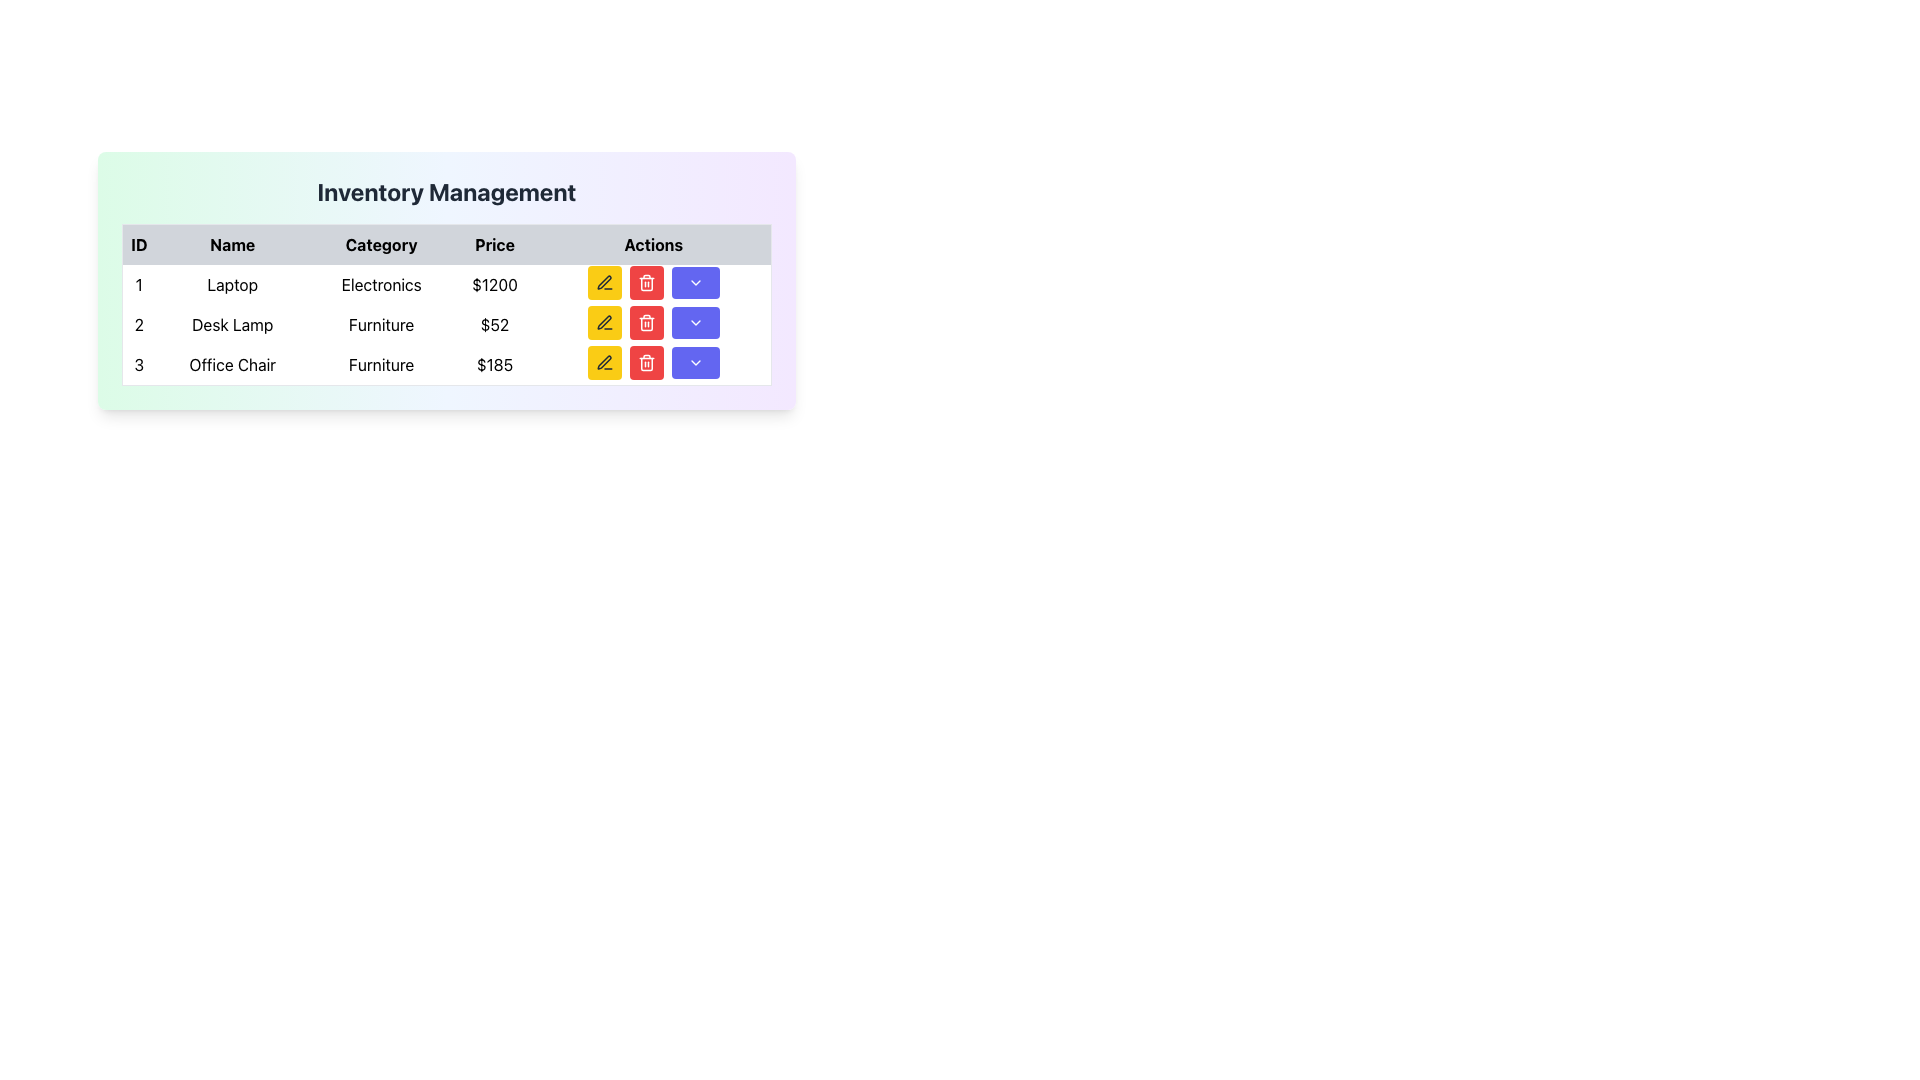 This screenshot has height=1080, width=1920. Describe the element at coordinates (603, 362) in the screenshot. I see `the edit icon representing the editing action for the 'Office Chair' item, located in the 'Actions' column of the table` at that location.